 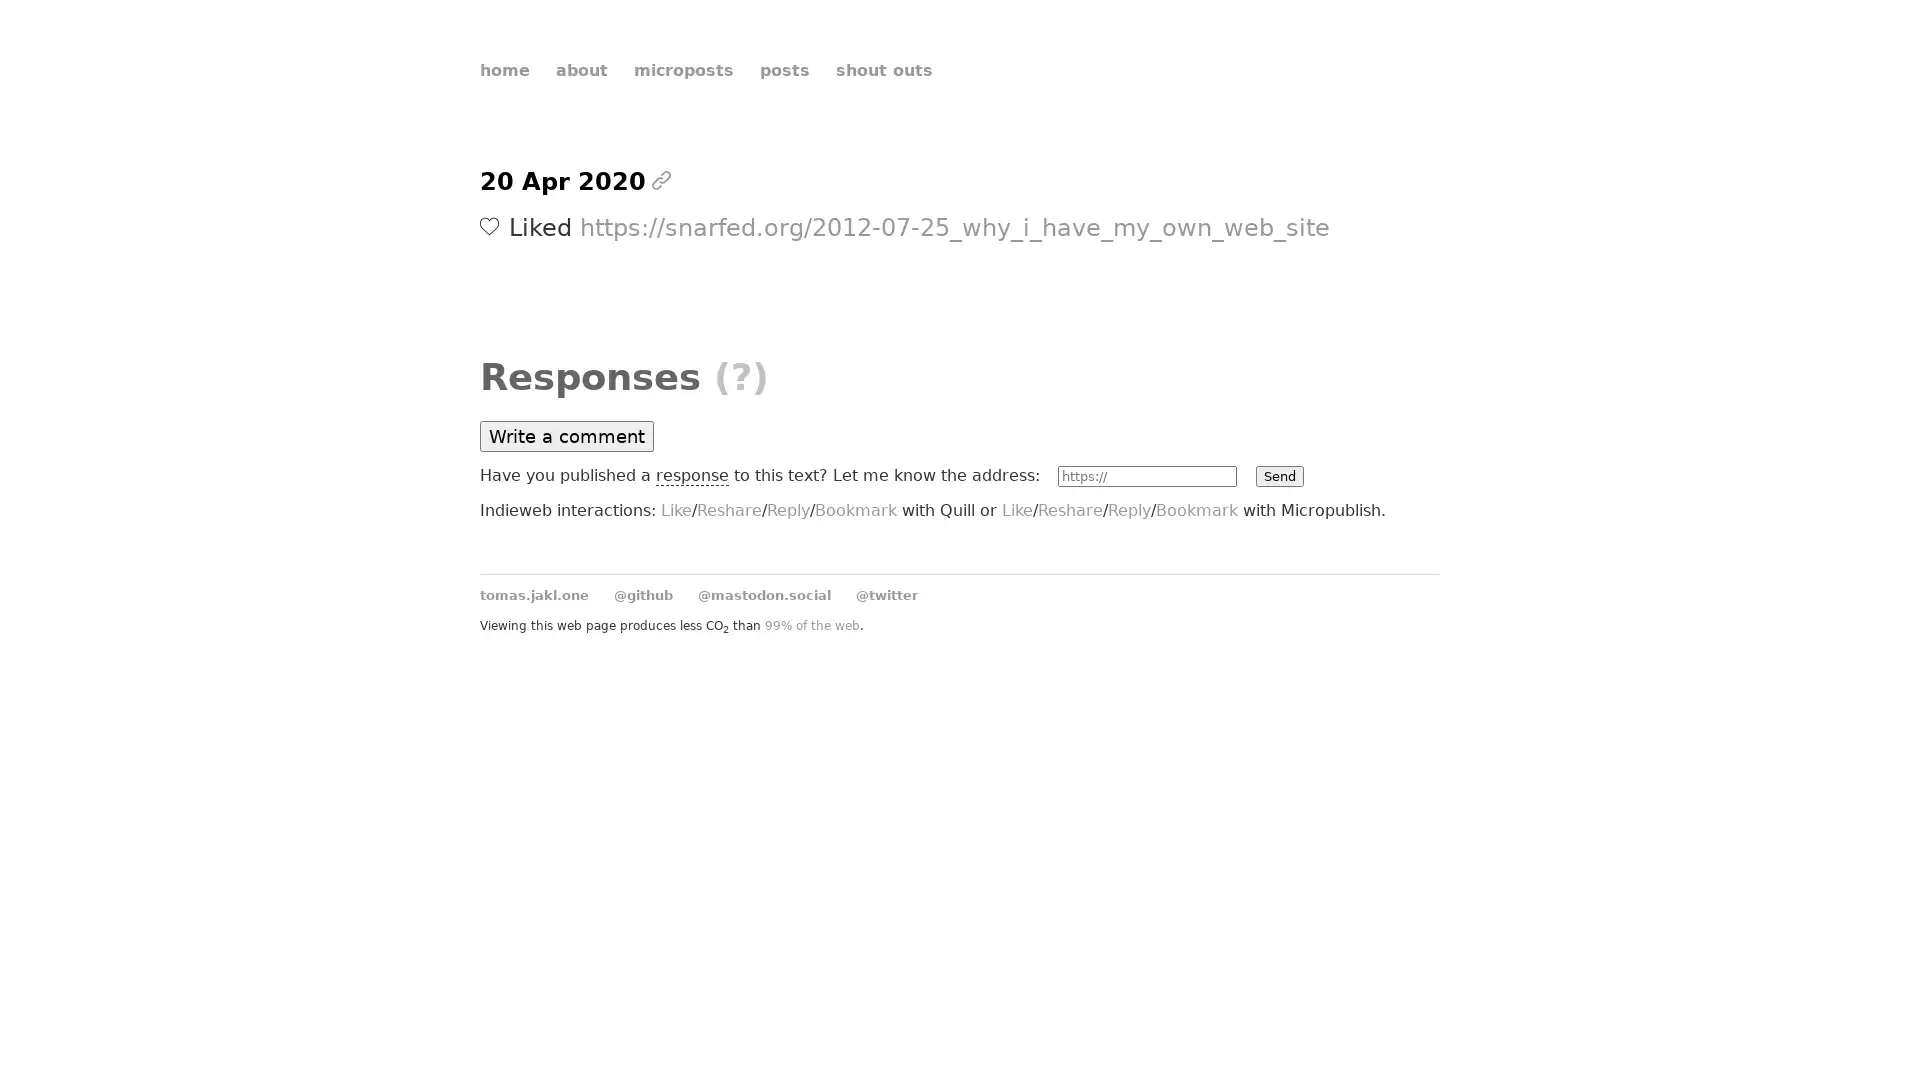 What do you see at coordinates (565, 435) in the screenshot?
I see `Write a comment` at bounding box center [565, 435].